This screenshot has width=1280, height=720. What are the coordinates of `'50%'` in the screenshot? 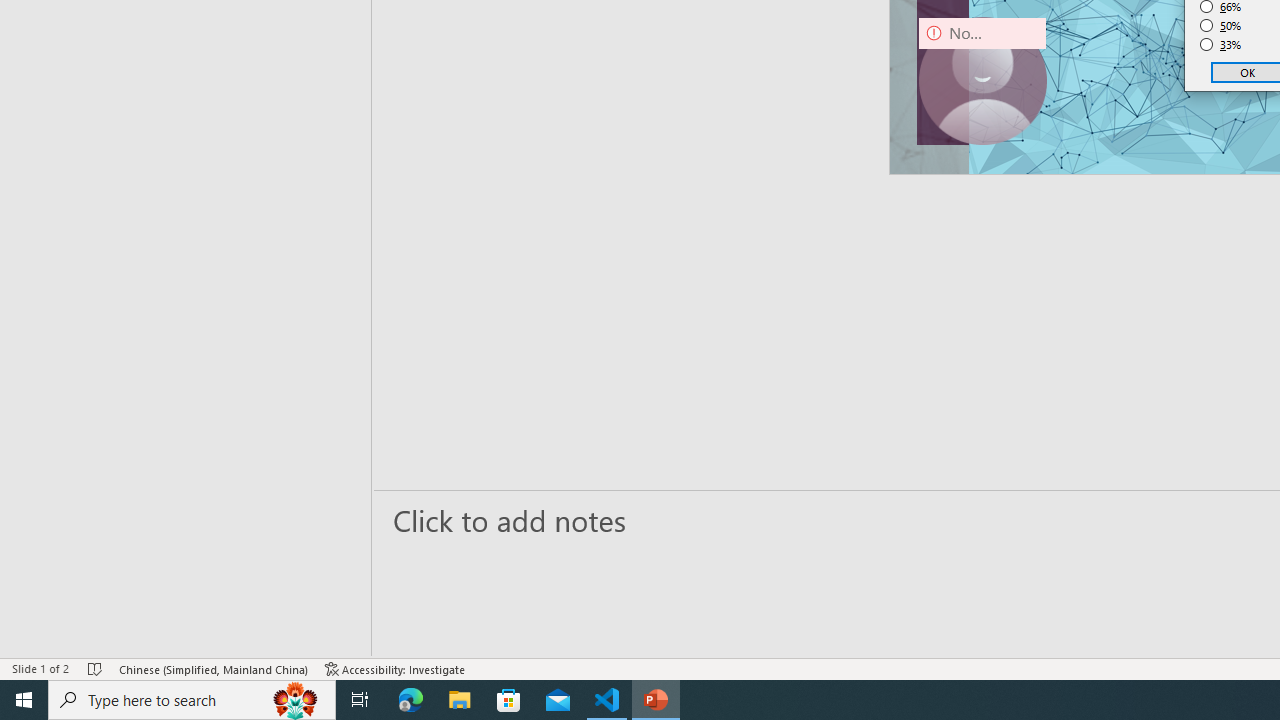 It's located at (1220, 25).